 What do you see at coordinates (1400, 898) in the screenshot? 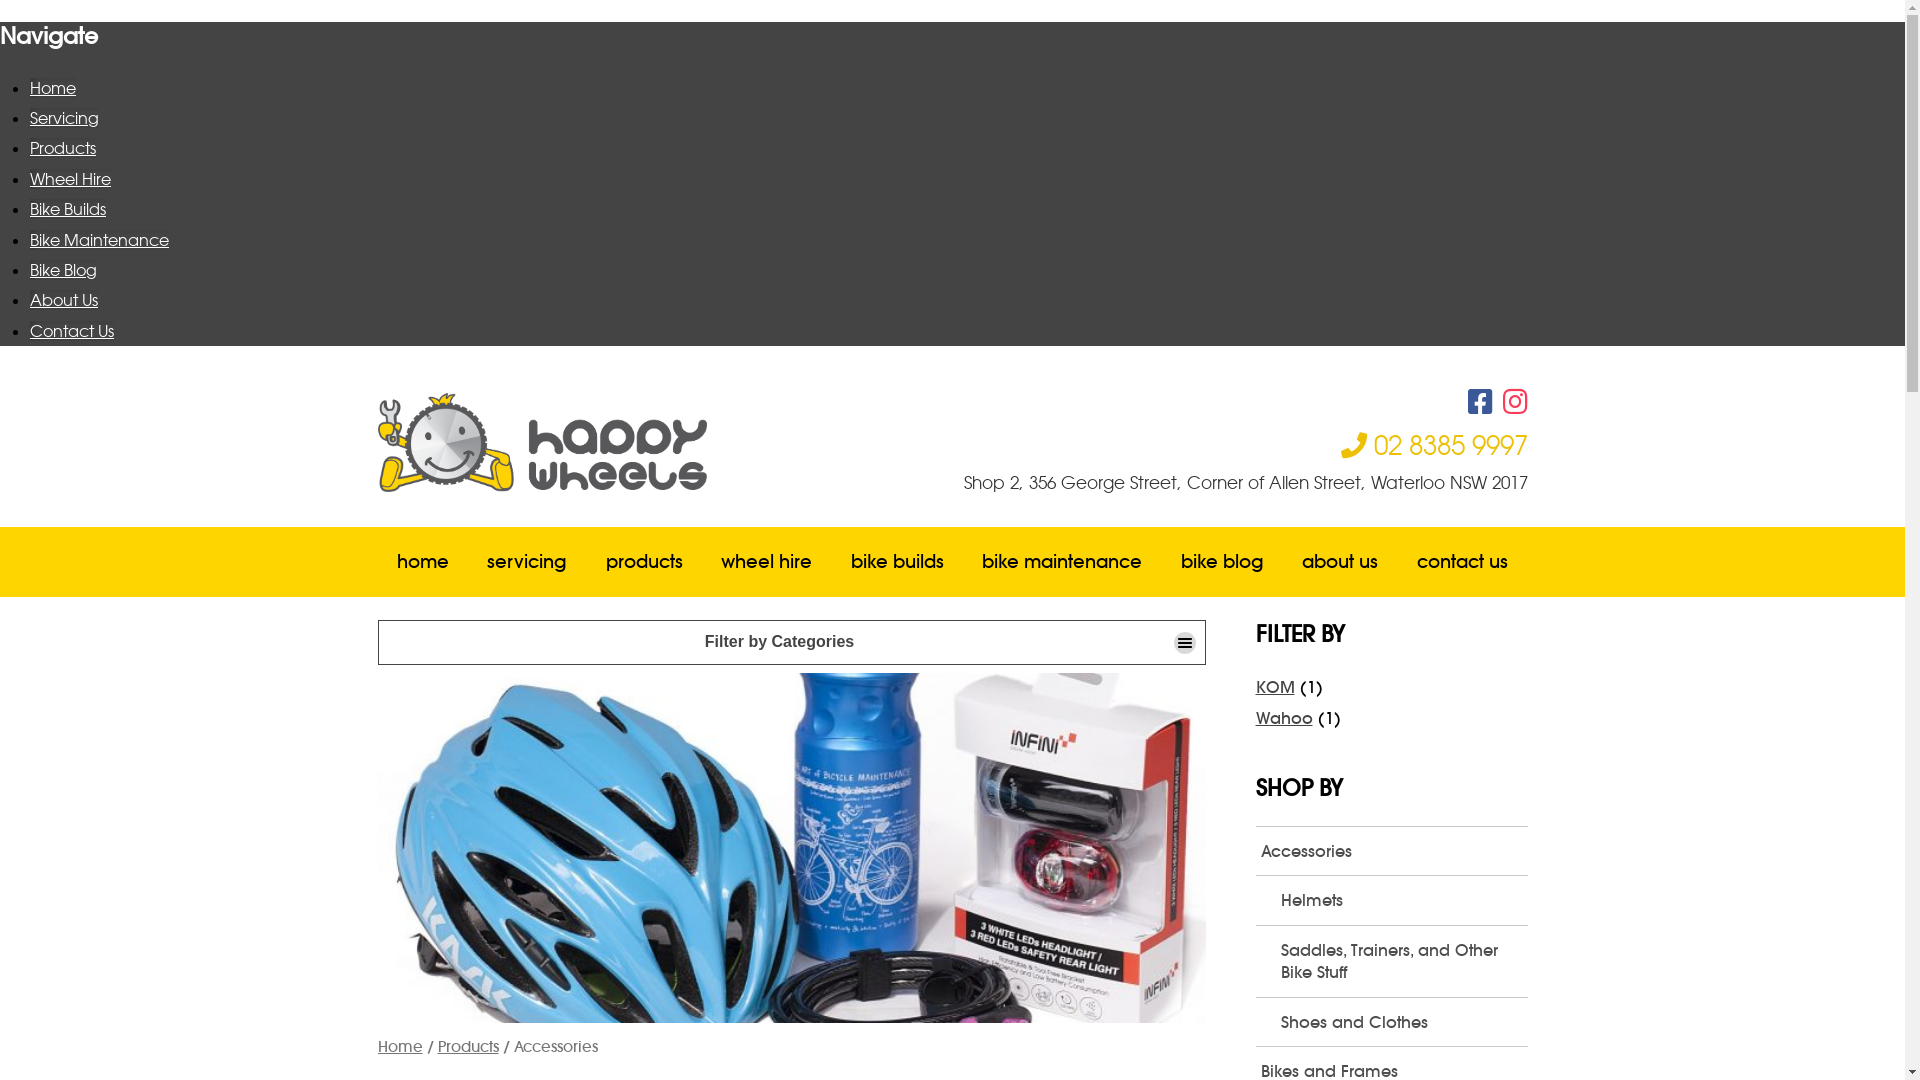
I see `'Helmets'` at bounding box center [1400, 898].